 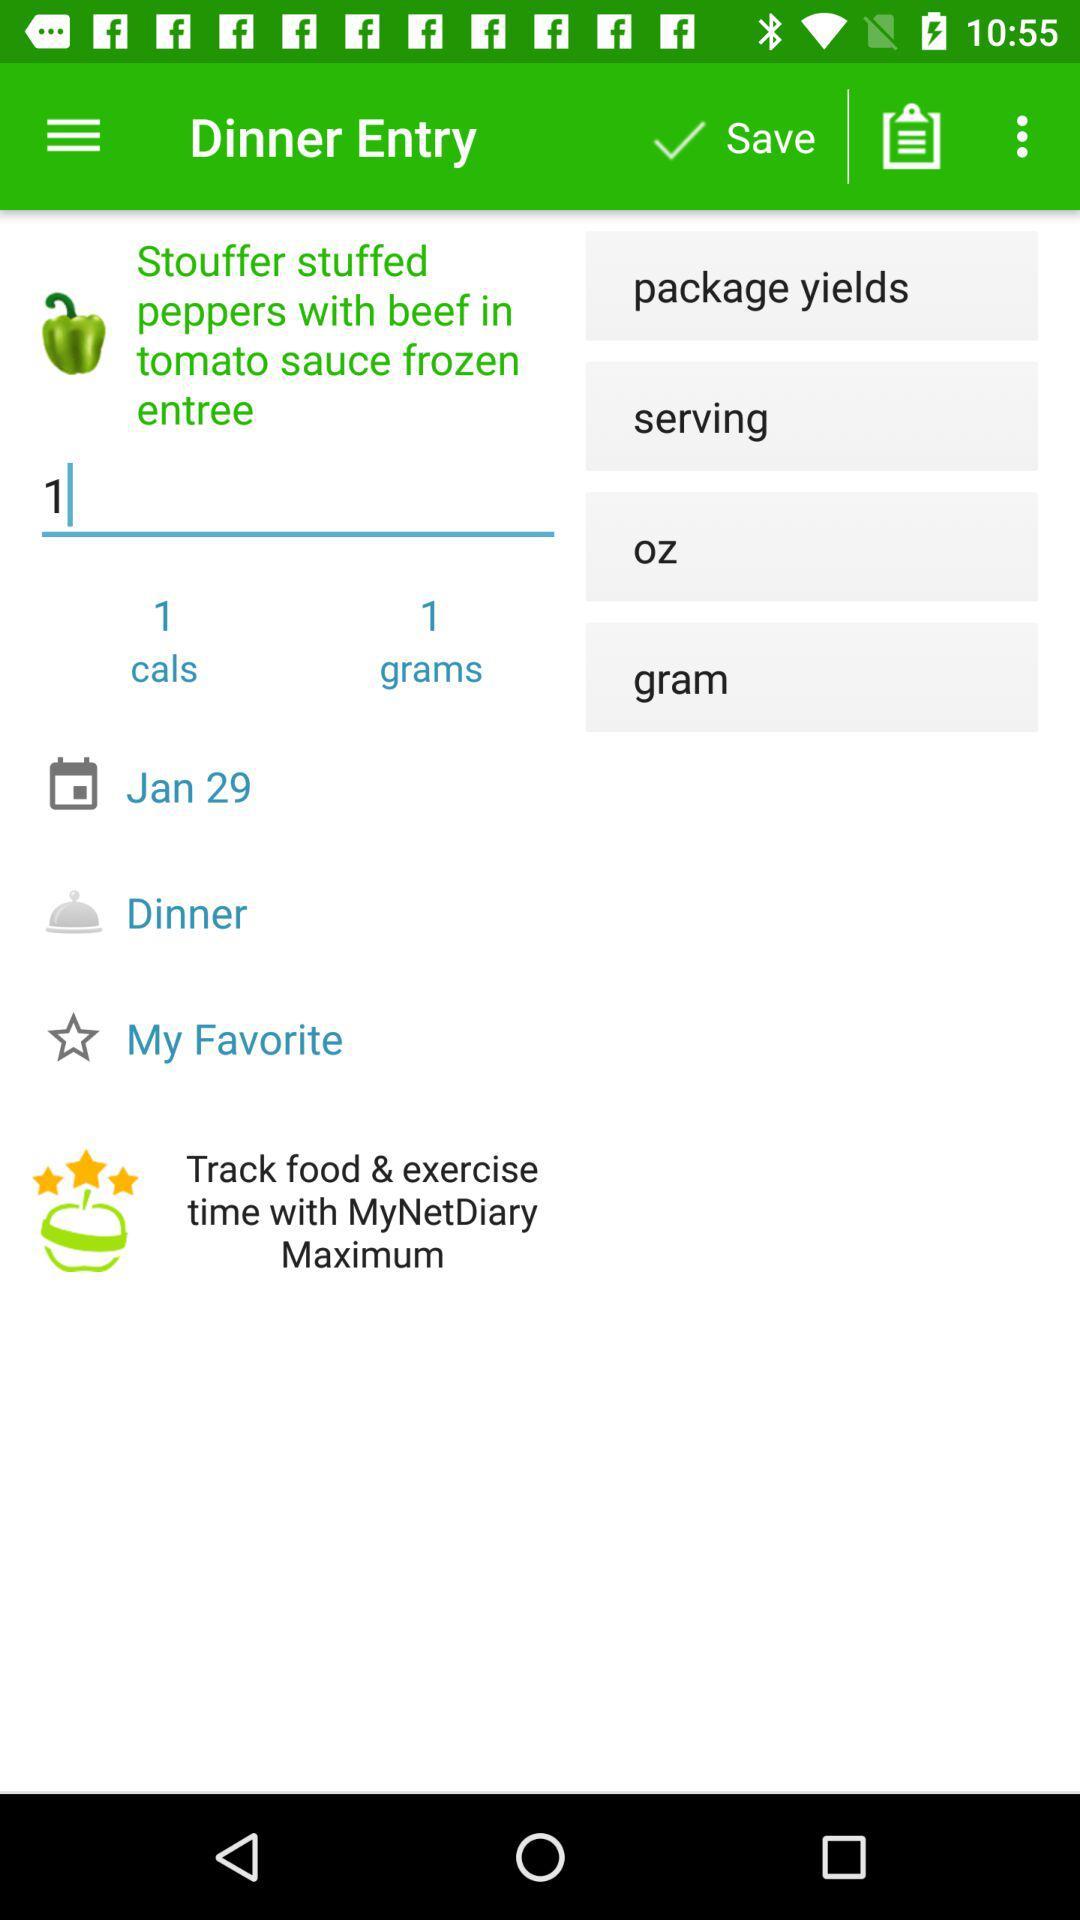 I want to click on the item above the track food exercise icon, so click(x=303, y=1037).